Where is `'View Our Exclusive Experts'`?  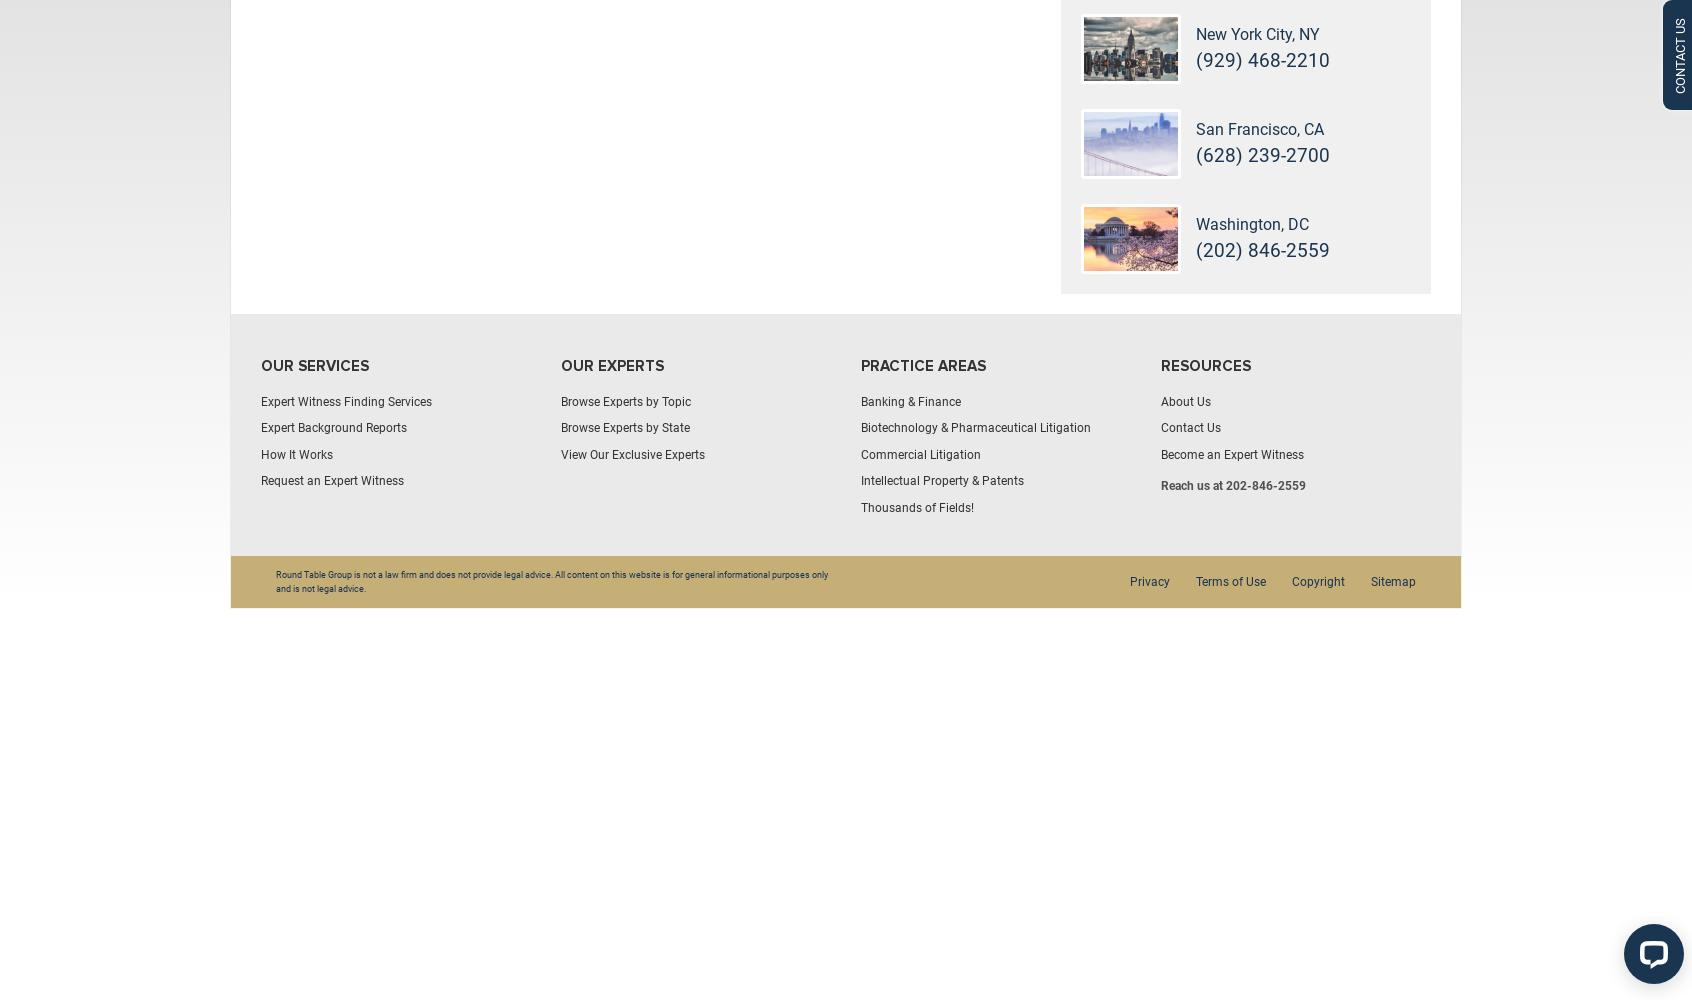 'View Our Exclusive Experts' is located at coordinates (631, 453).